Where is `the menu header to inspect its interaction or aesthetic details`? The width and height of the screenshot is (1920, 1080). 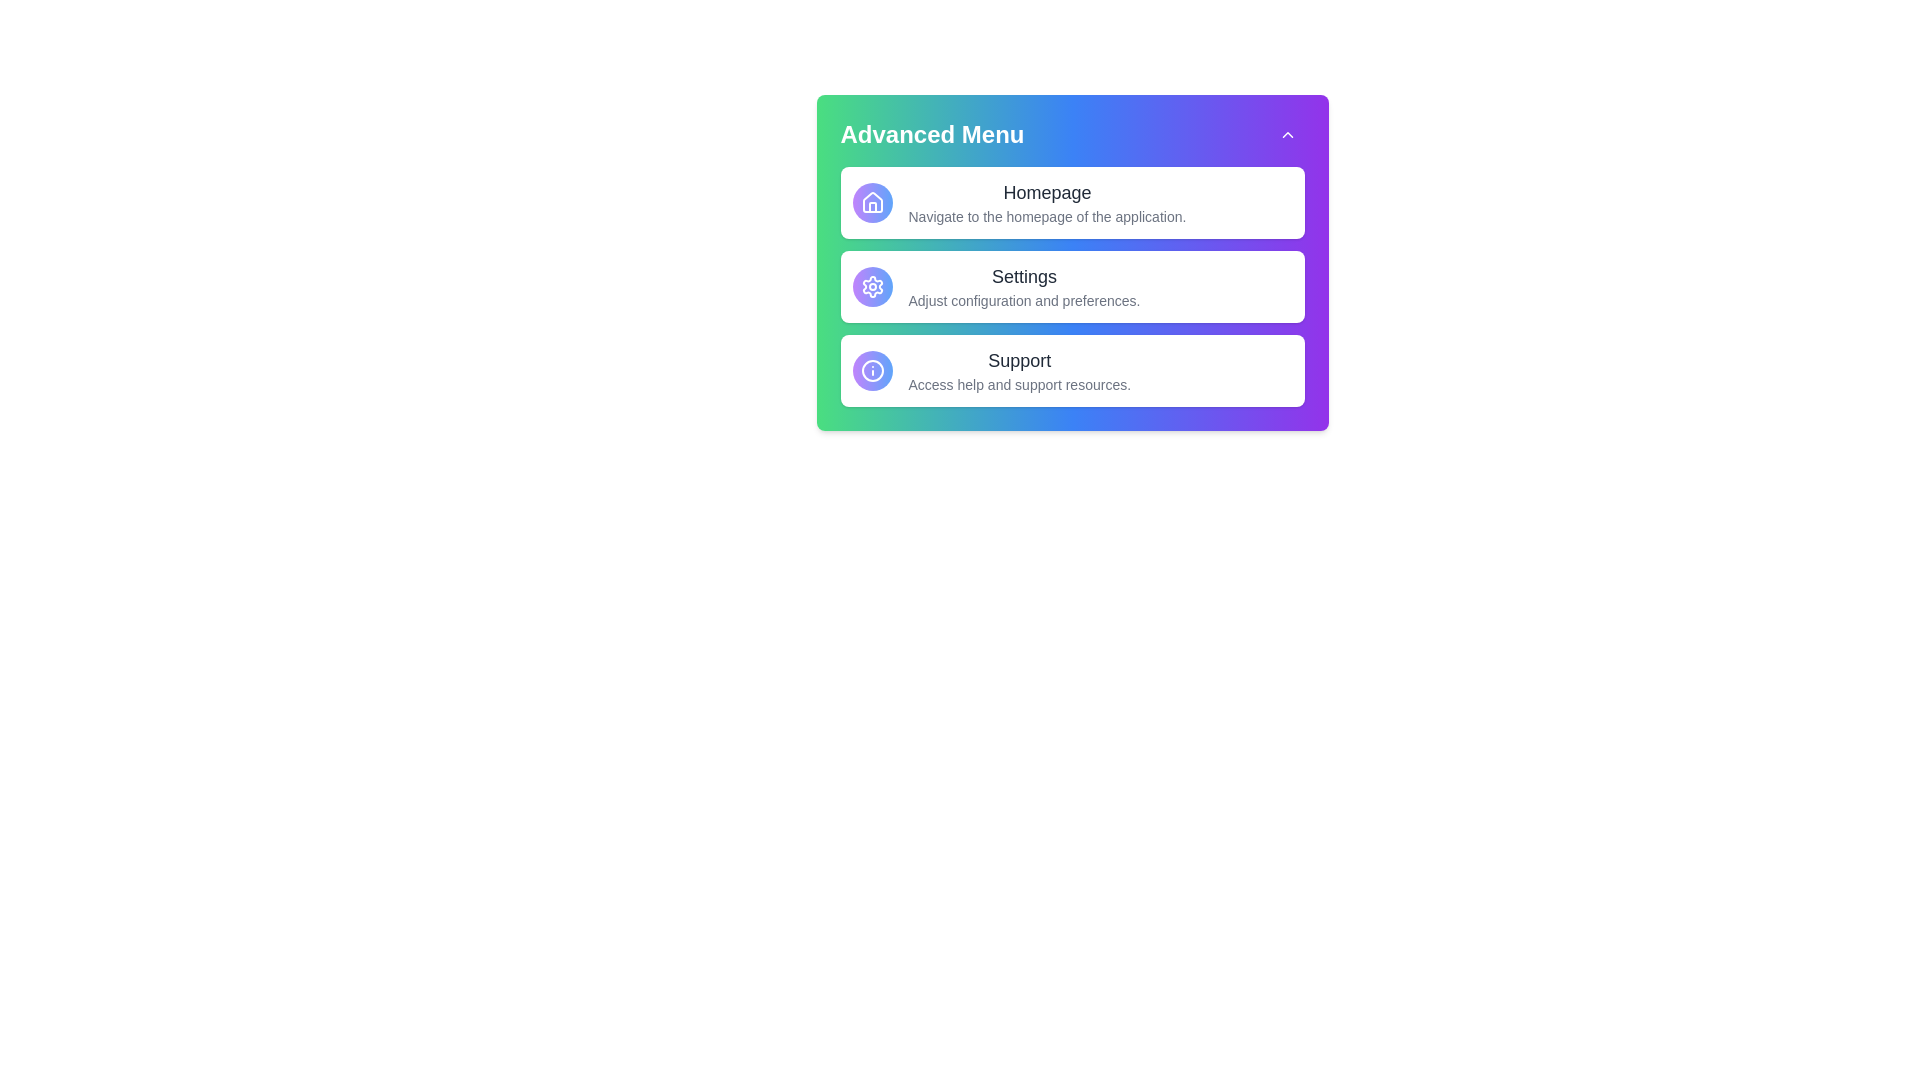 the menu header to inspect its interaction or aesthetic details is located at coordinates (1070, 135).